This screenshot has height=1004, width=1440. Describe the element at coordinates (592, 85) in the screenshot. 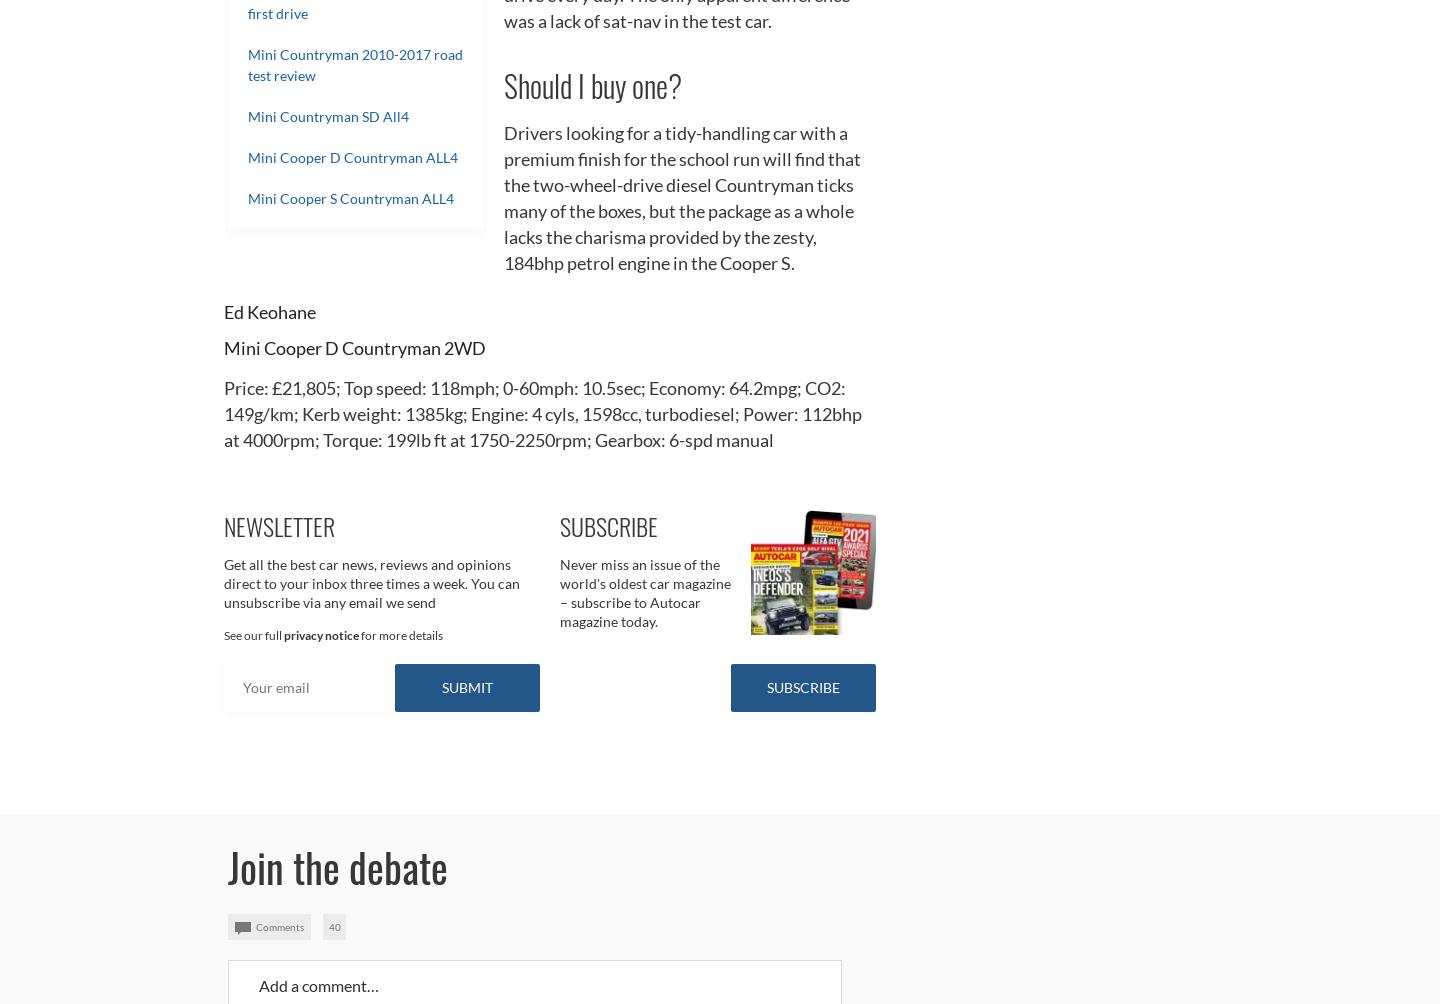

I see `'Should I buy one?'` at that location.